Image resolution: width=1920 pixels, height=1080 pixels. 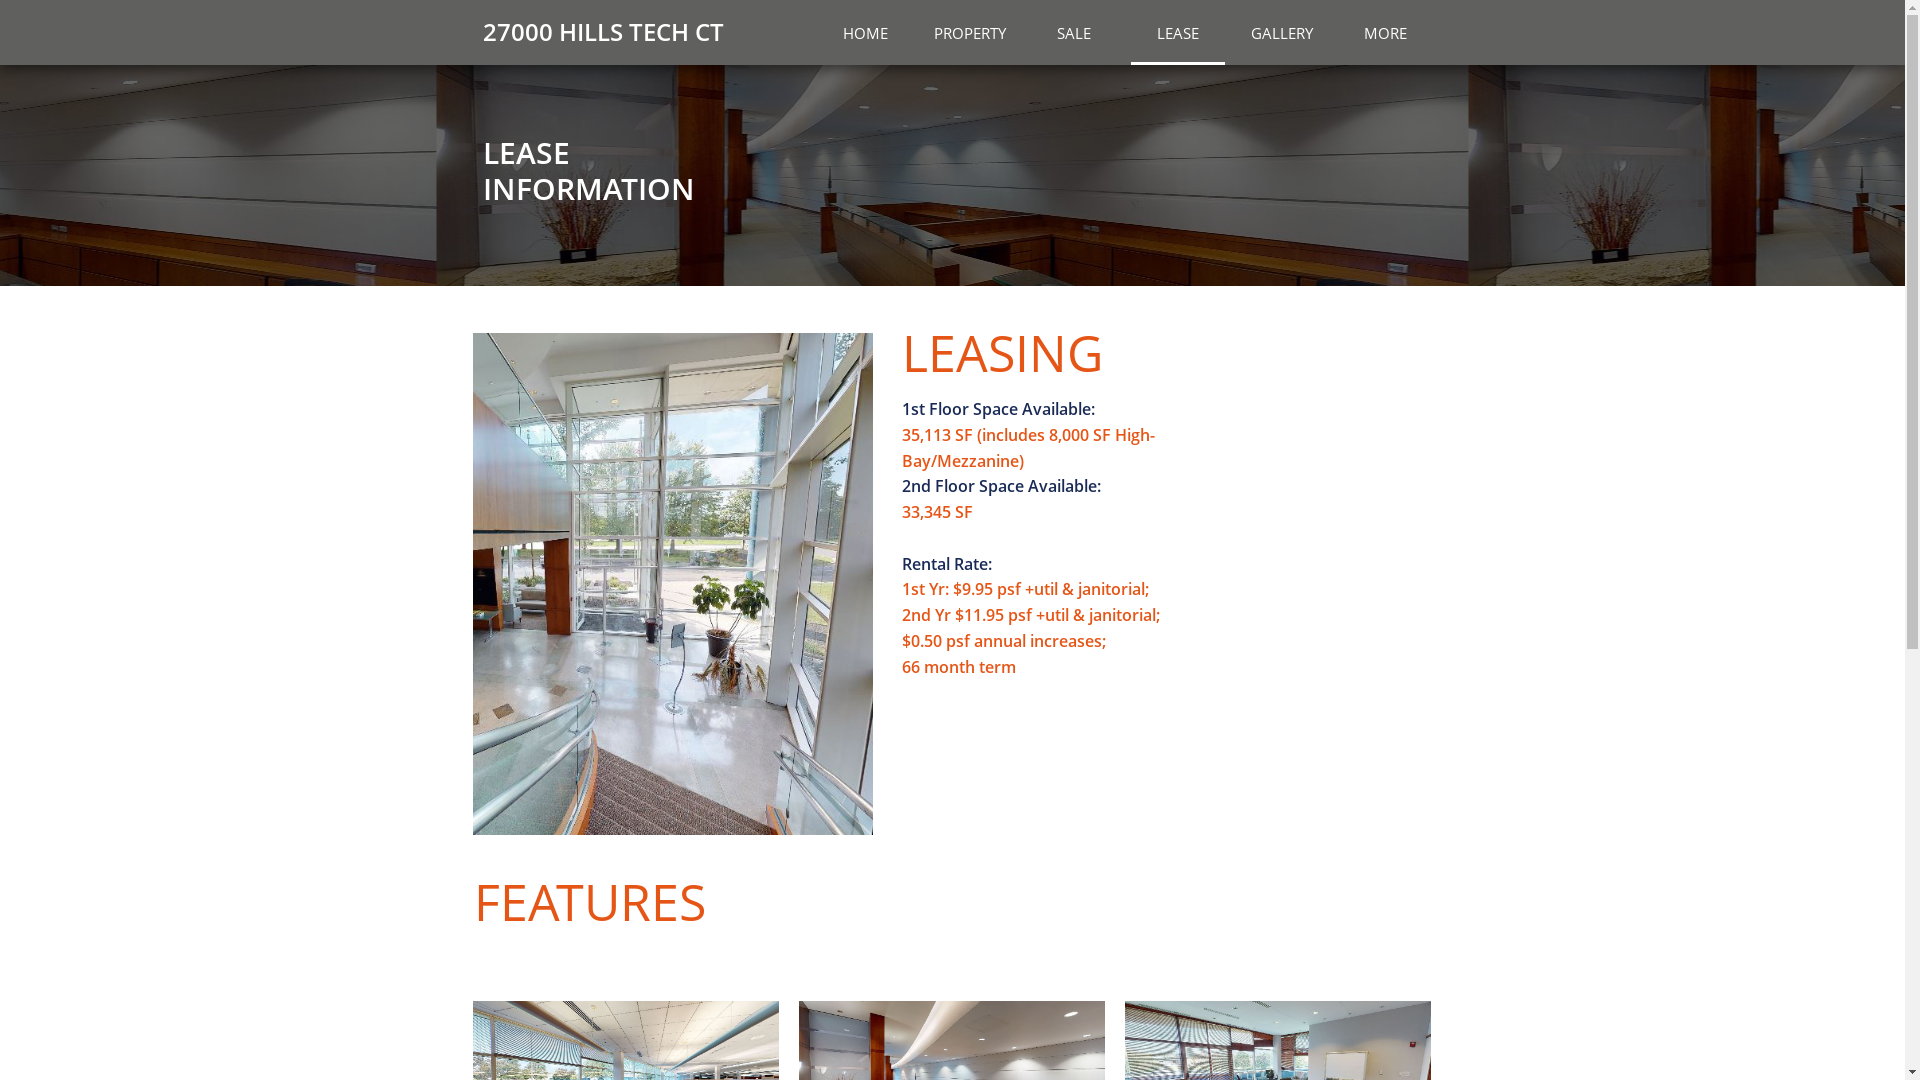 What do you see at coordinates (1281, 32) in the screenshot?
I see `'GALLERY'` at bounding box center [1281, 32].